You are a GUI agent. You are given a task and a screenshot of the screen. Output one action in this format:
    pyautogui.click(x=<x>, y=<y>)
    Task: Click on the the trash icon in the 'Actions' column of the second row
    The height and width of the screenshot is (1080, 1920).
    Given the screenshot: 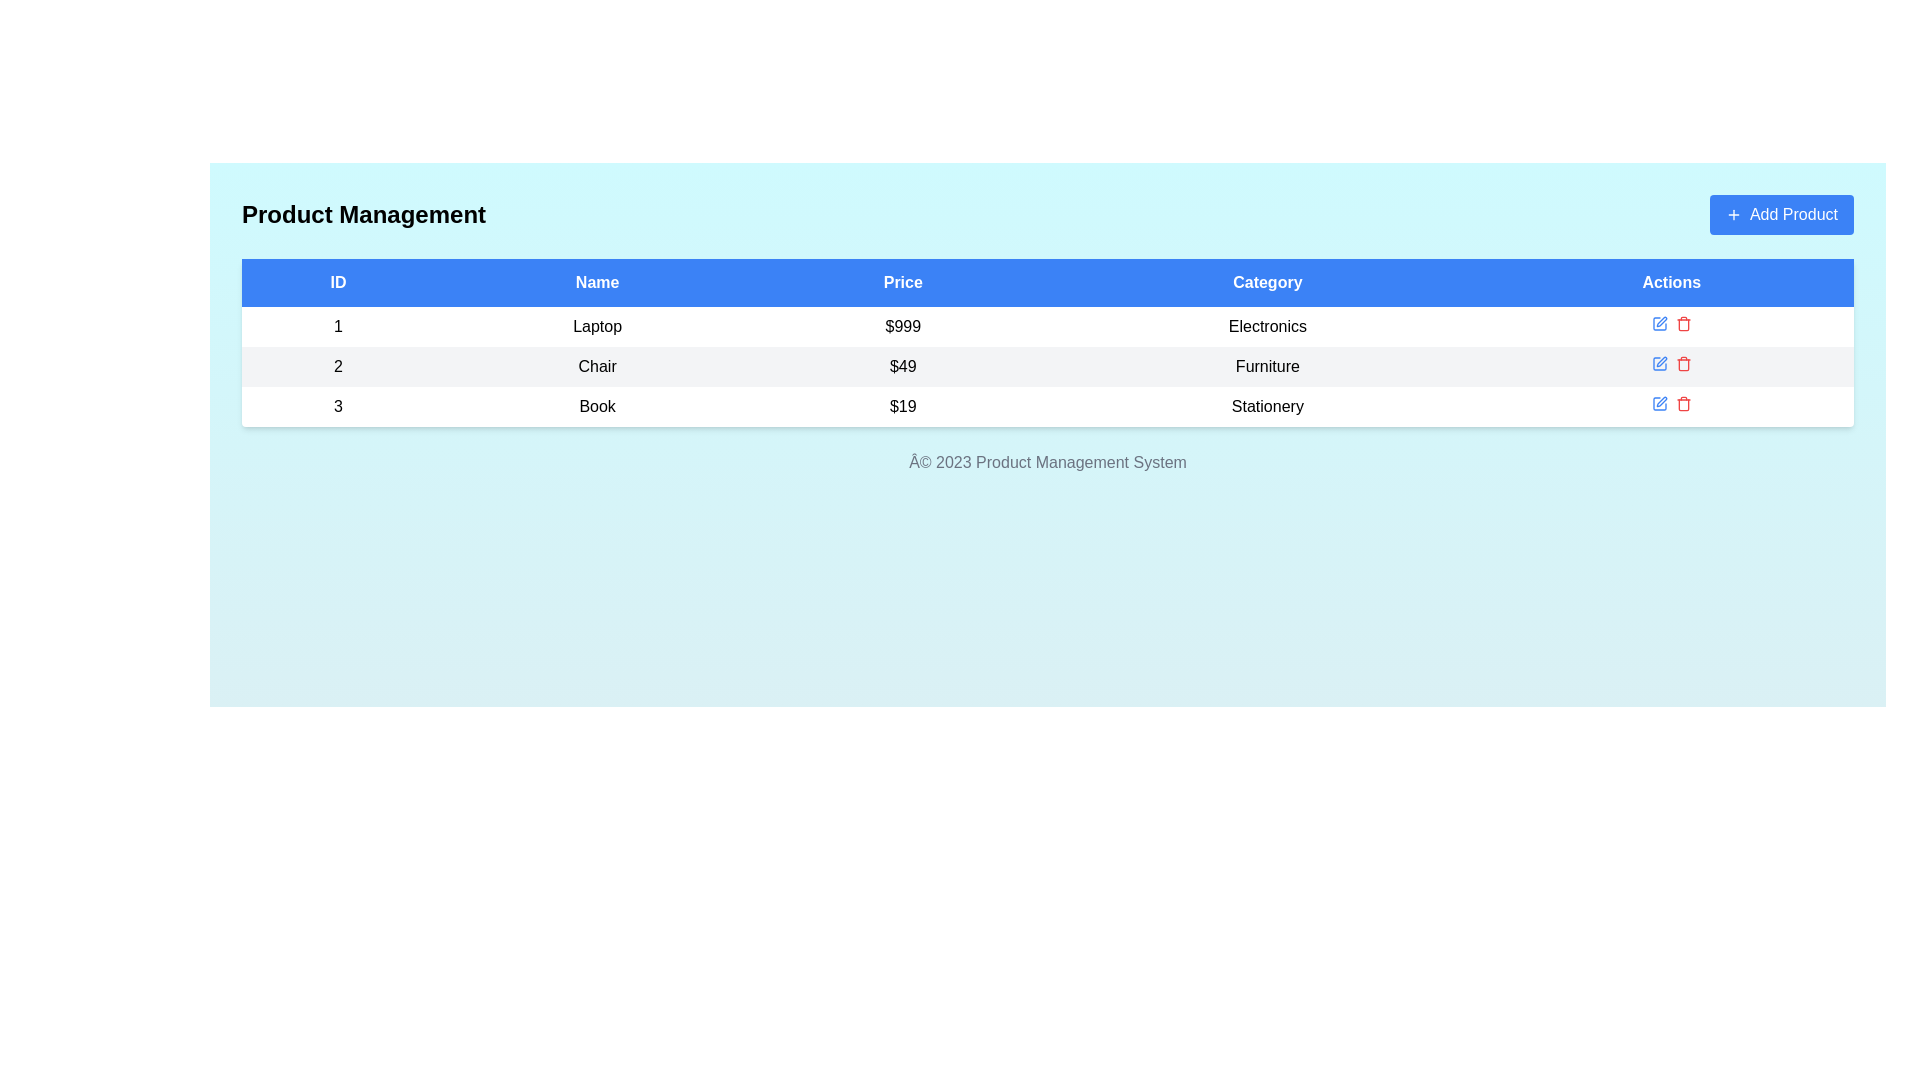 What is the action you would take?
    pyautogui.click(x=1682, y=365)
    